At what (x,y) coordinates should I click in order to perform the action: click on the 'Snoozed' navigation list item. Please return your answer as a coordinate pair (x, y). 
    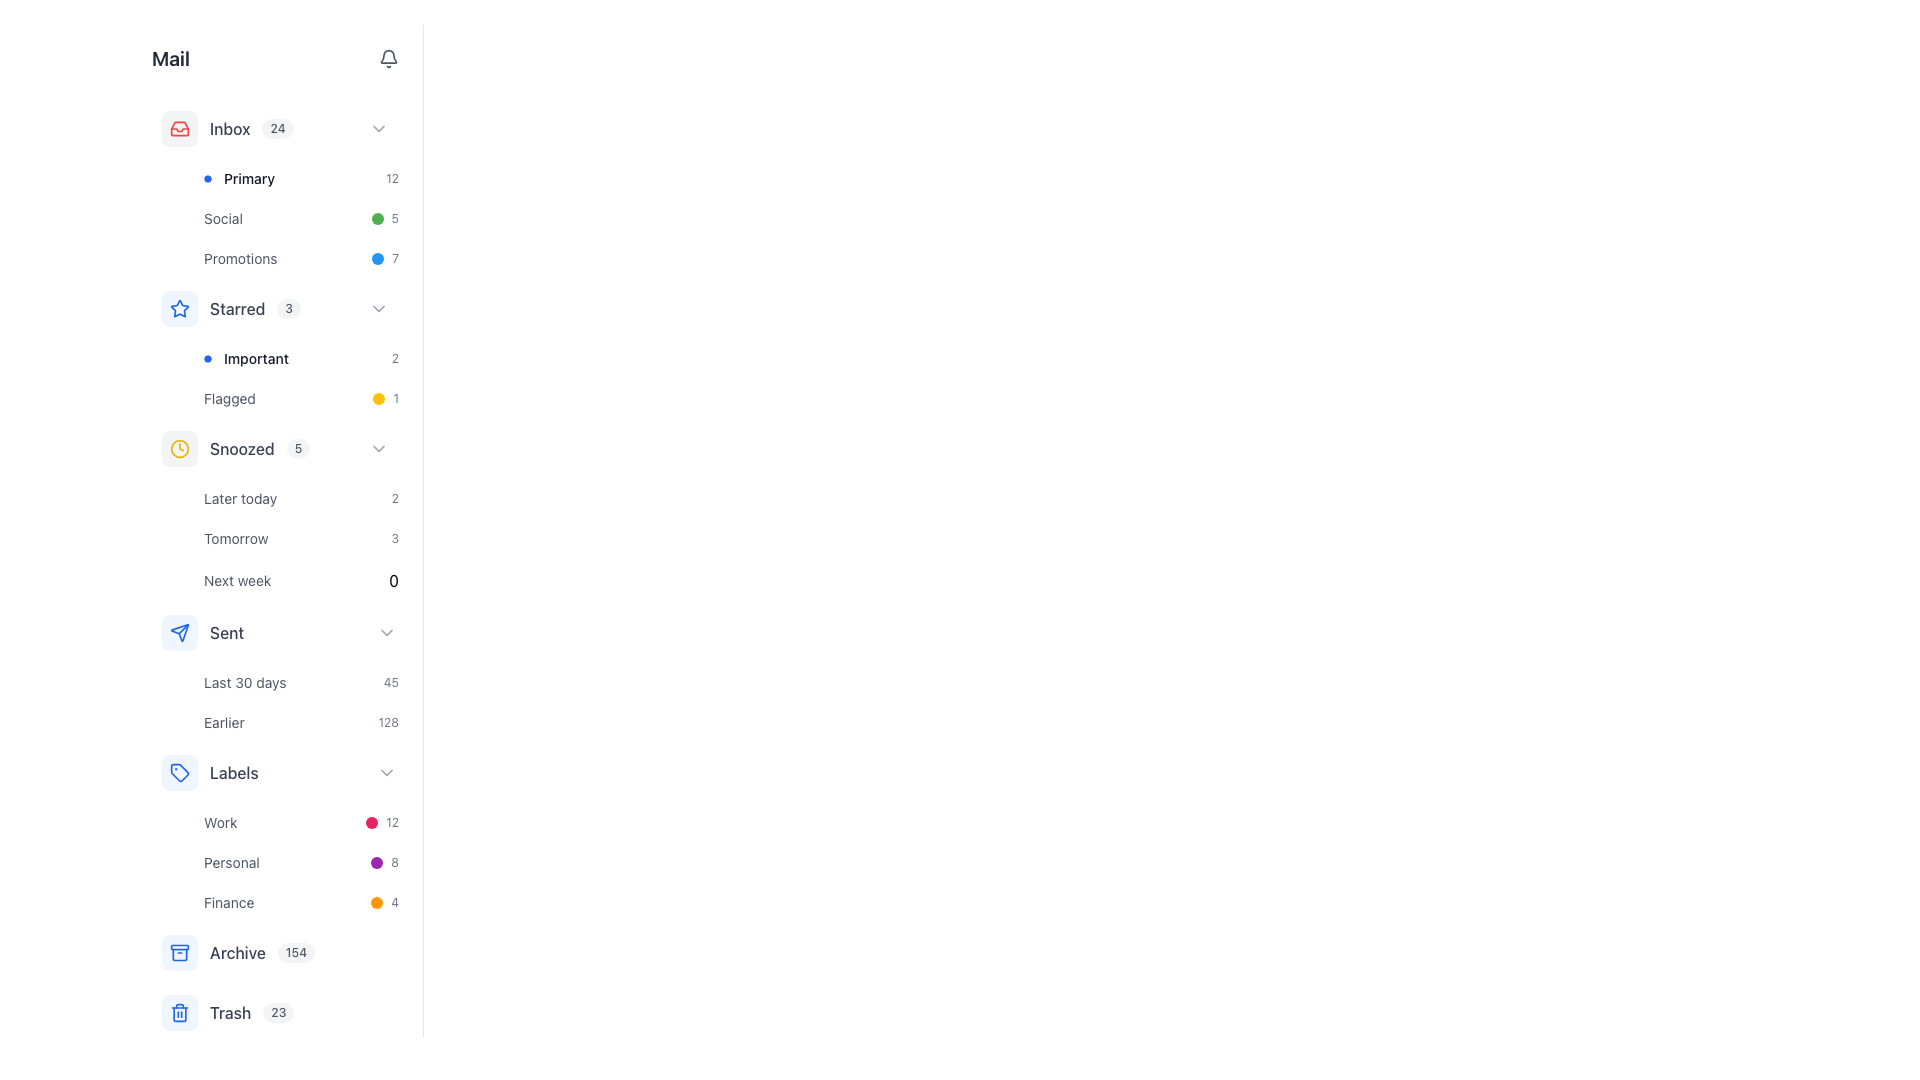
    Looking at the image, I should click on (236, 447).